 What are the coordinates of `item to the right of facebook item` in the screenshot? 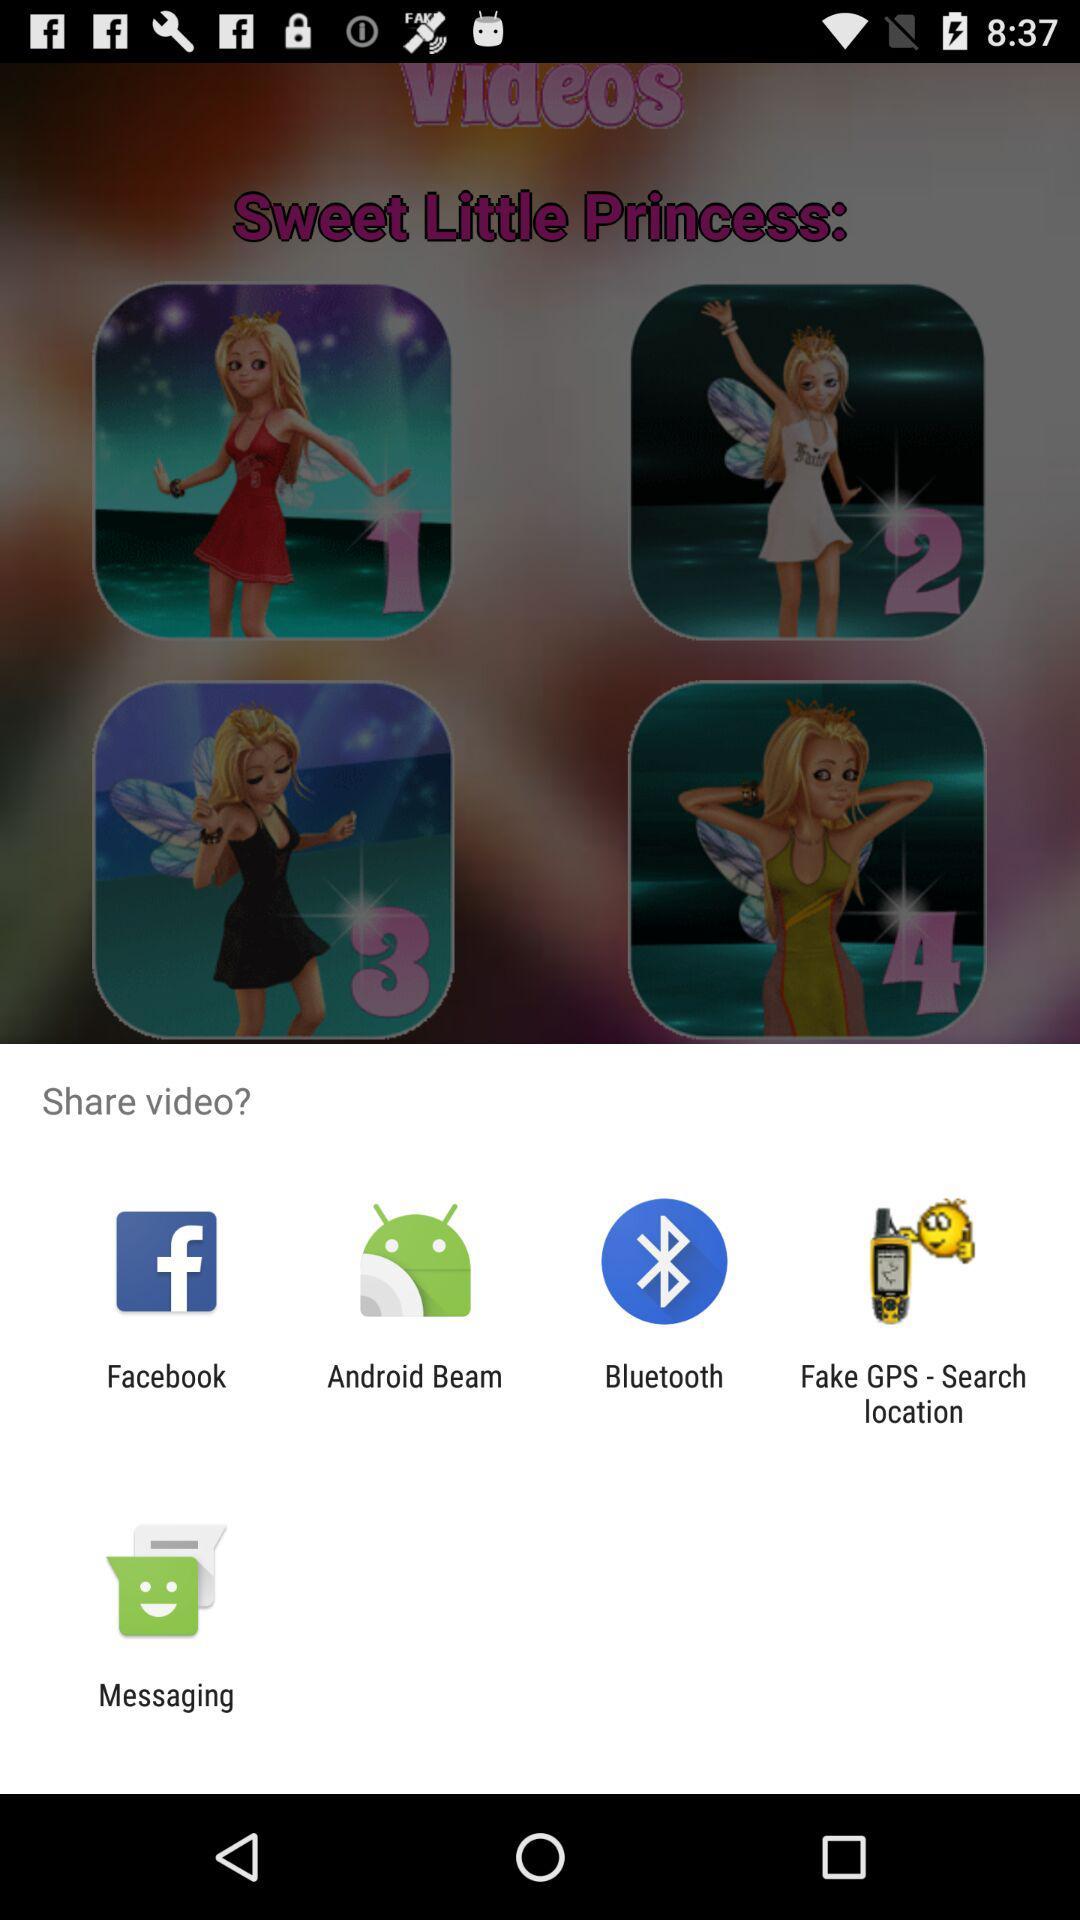 It's located at (414, 1392).